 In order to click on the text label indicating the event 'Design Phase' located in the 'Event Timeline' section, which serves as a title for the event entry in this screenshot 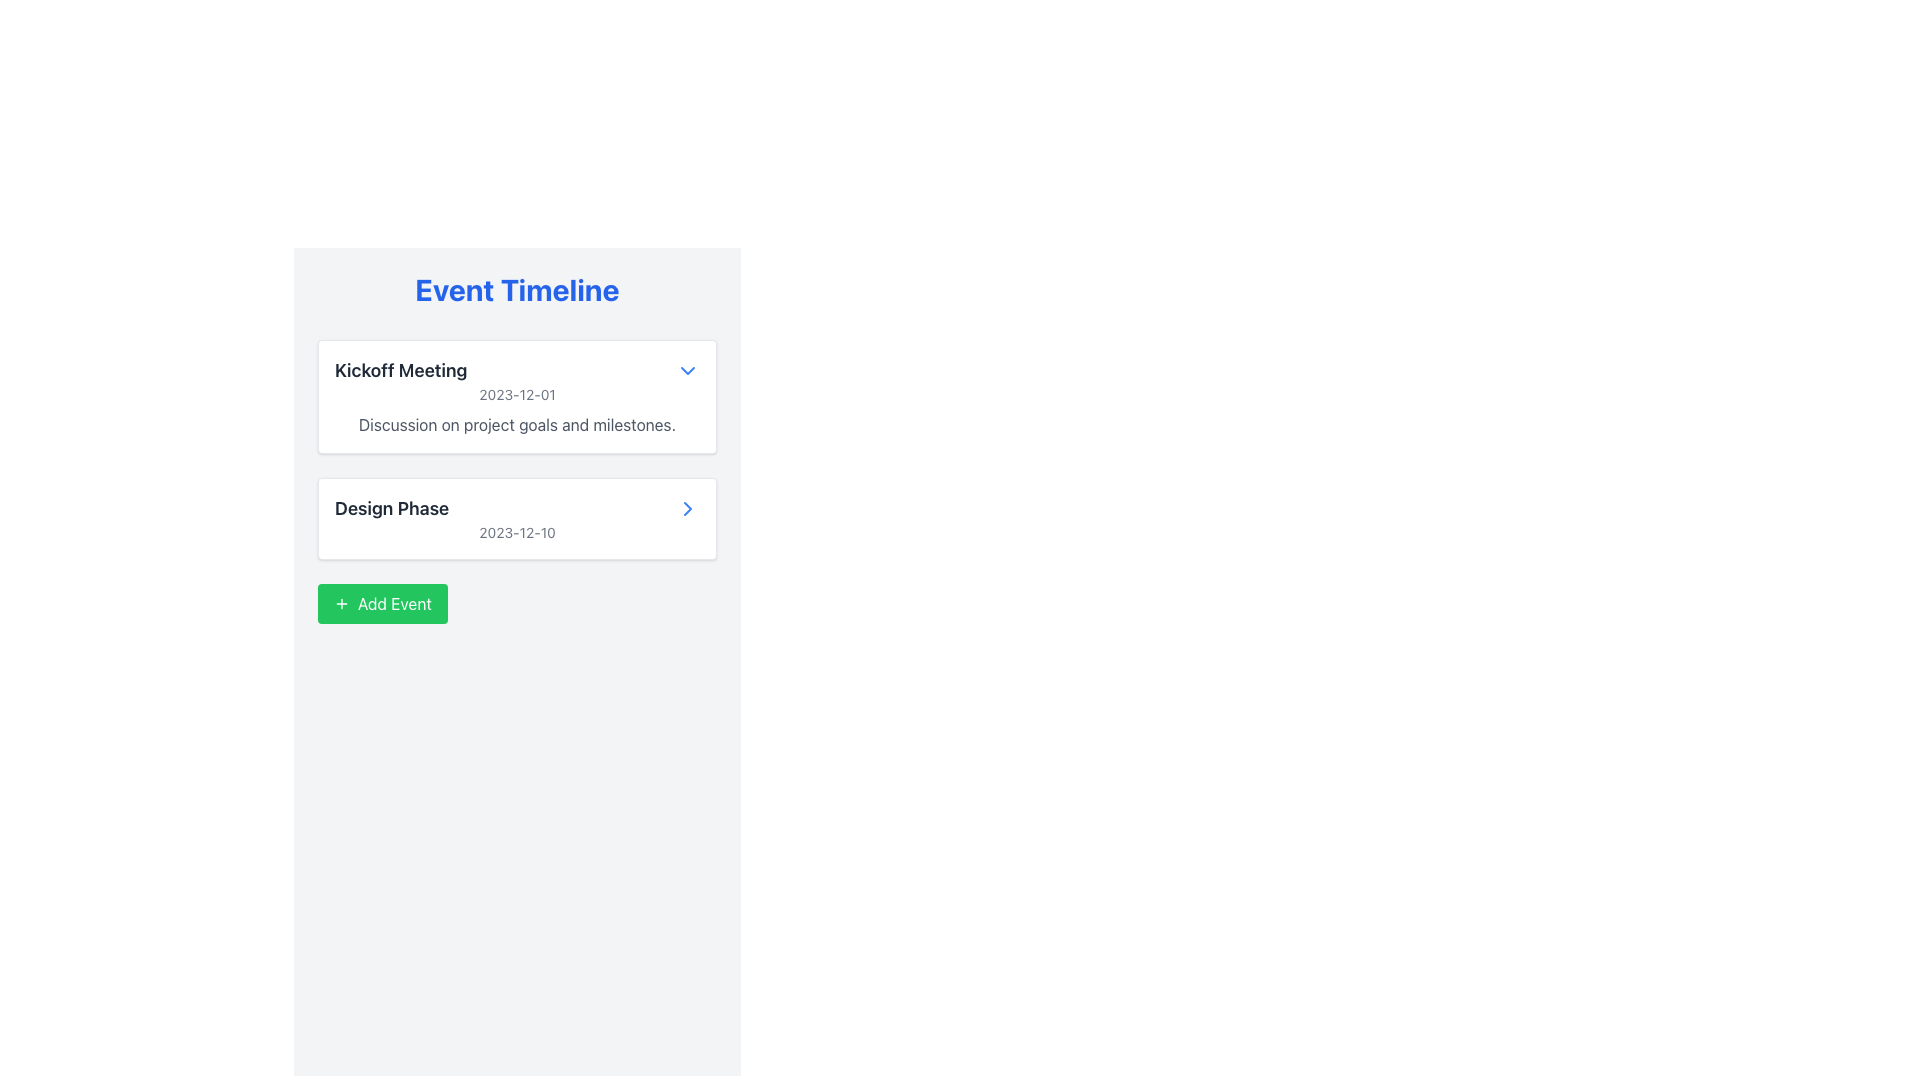, I will do `click(392, 508)`.